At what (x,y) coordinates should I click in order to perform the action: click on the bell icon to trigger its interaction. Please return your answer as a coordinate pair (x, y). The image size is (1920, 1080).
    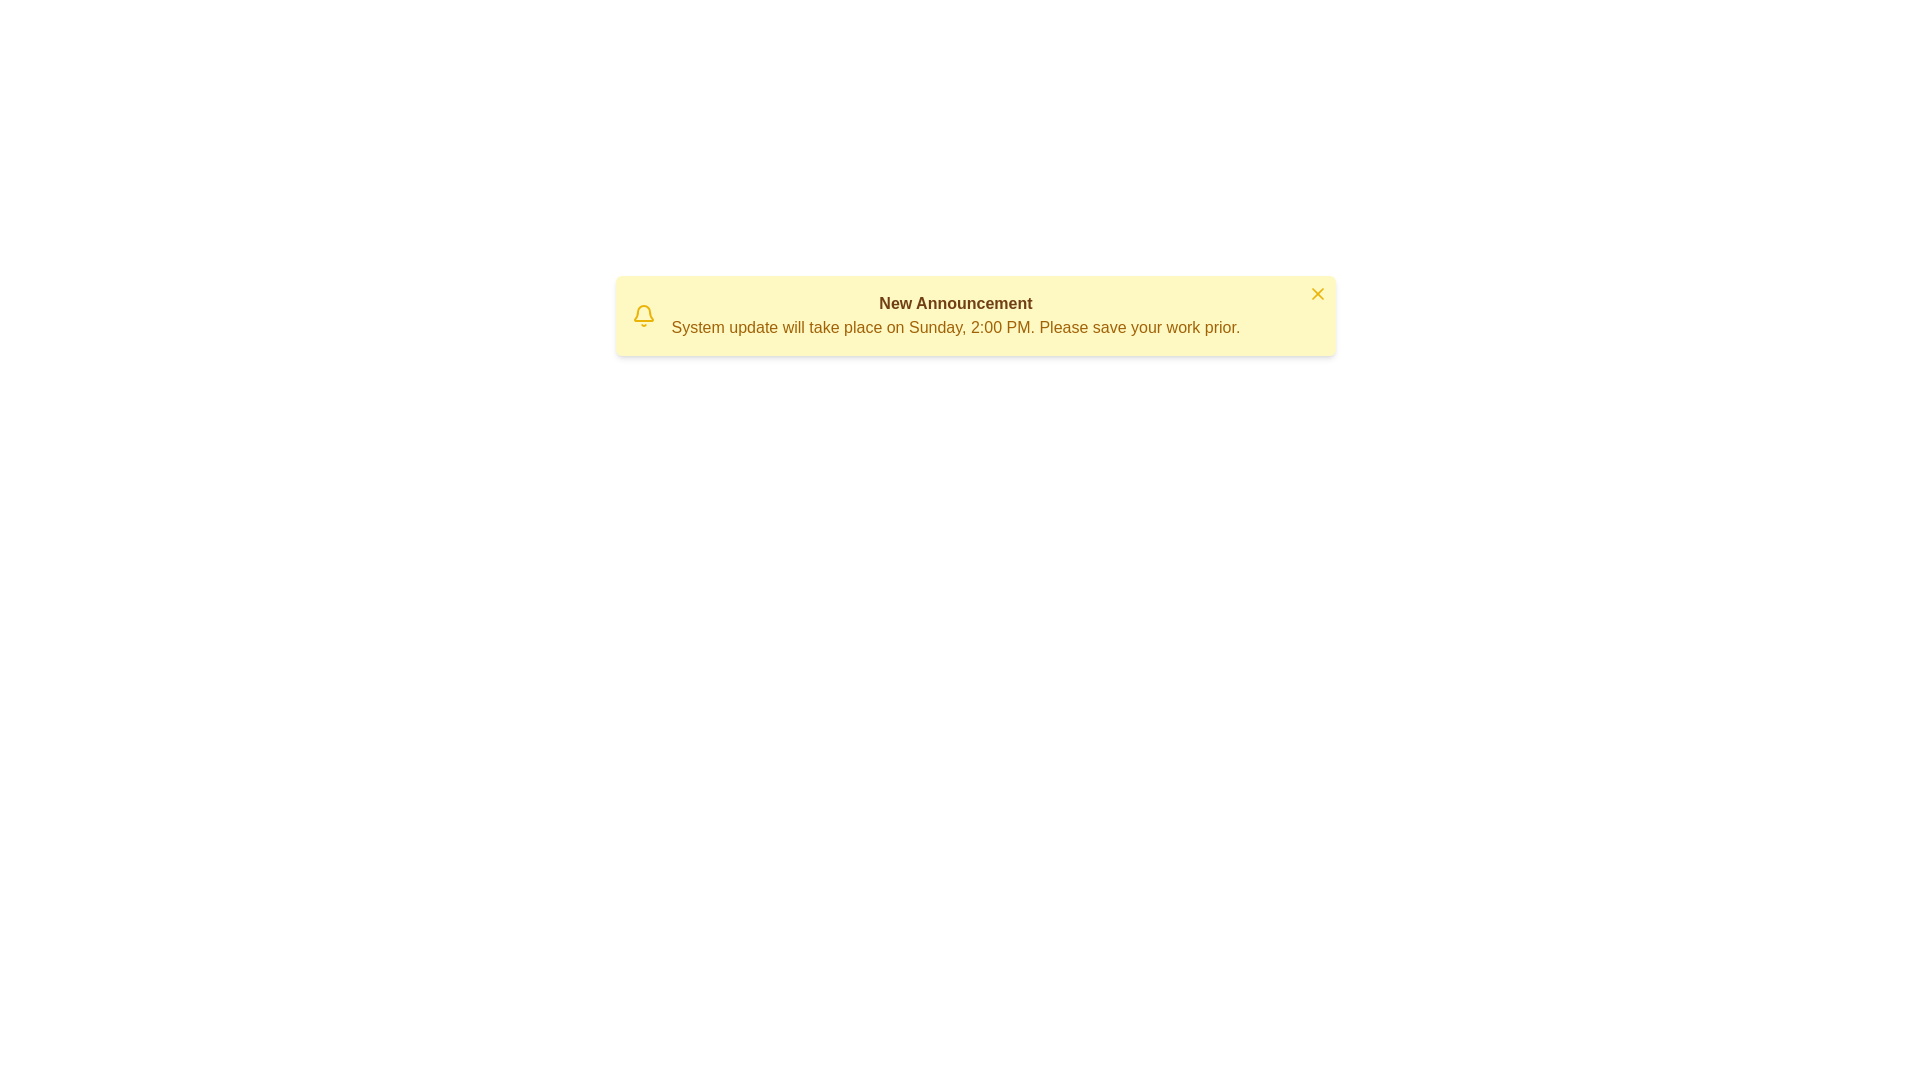
    Looking at the image, I should click on (643, 315).